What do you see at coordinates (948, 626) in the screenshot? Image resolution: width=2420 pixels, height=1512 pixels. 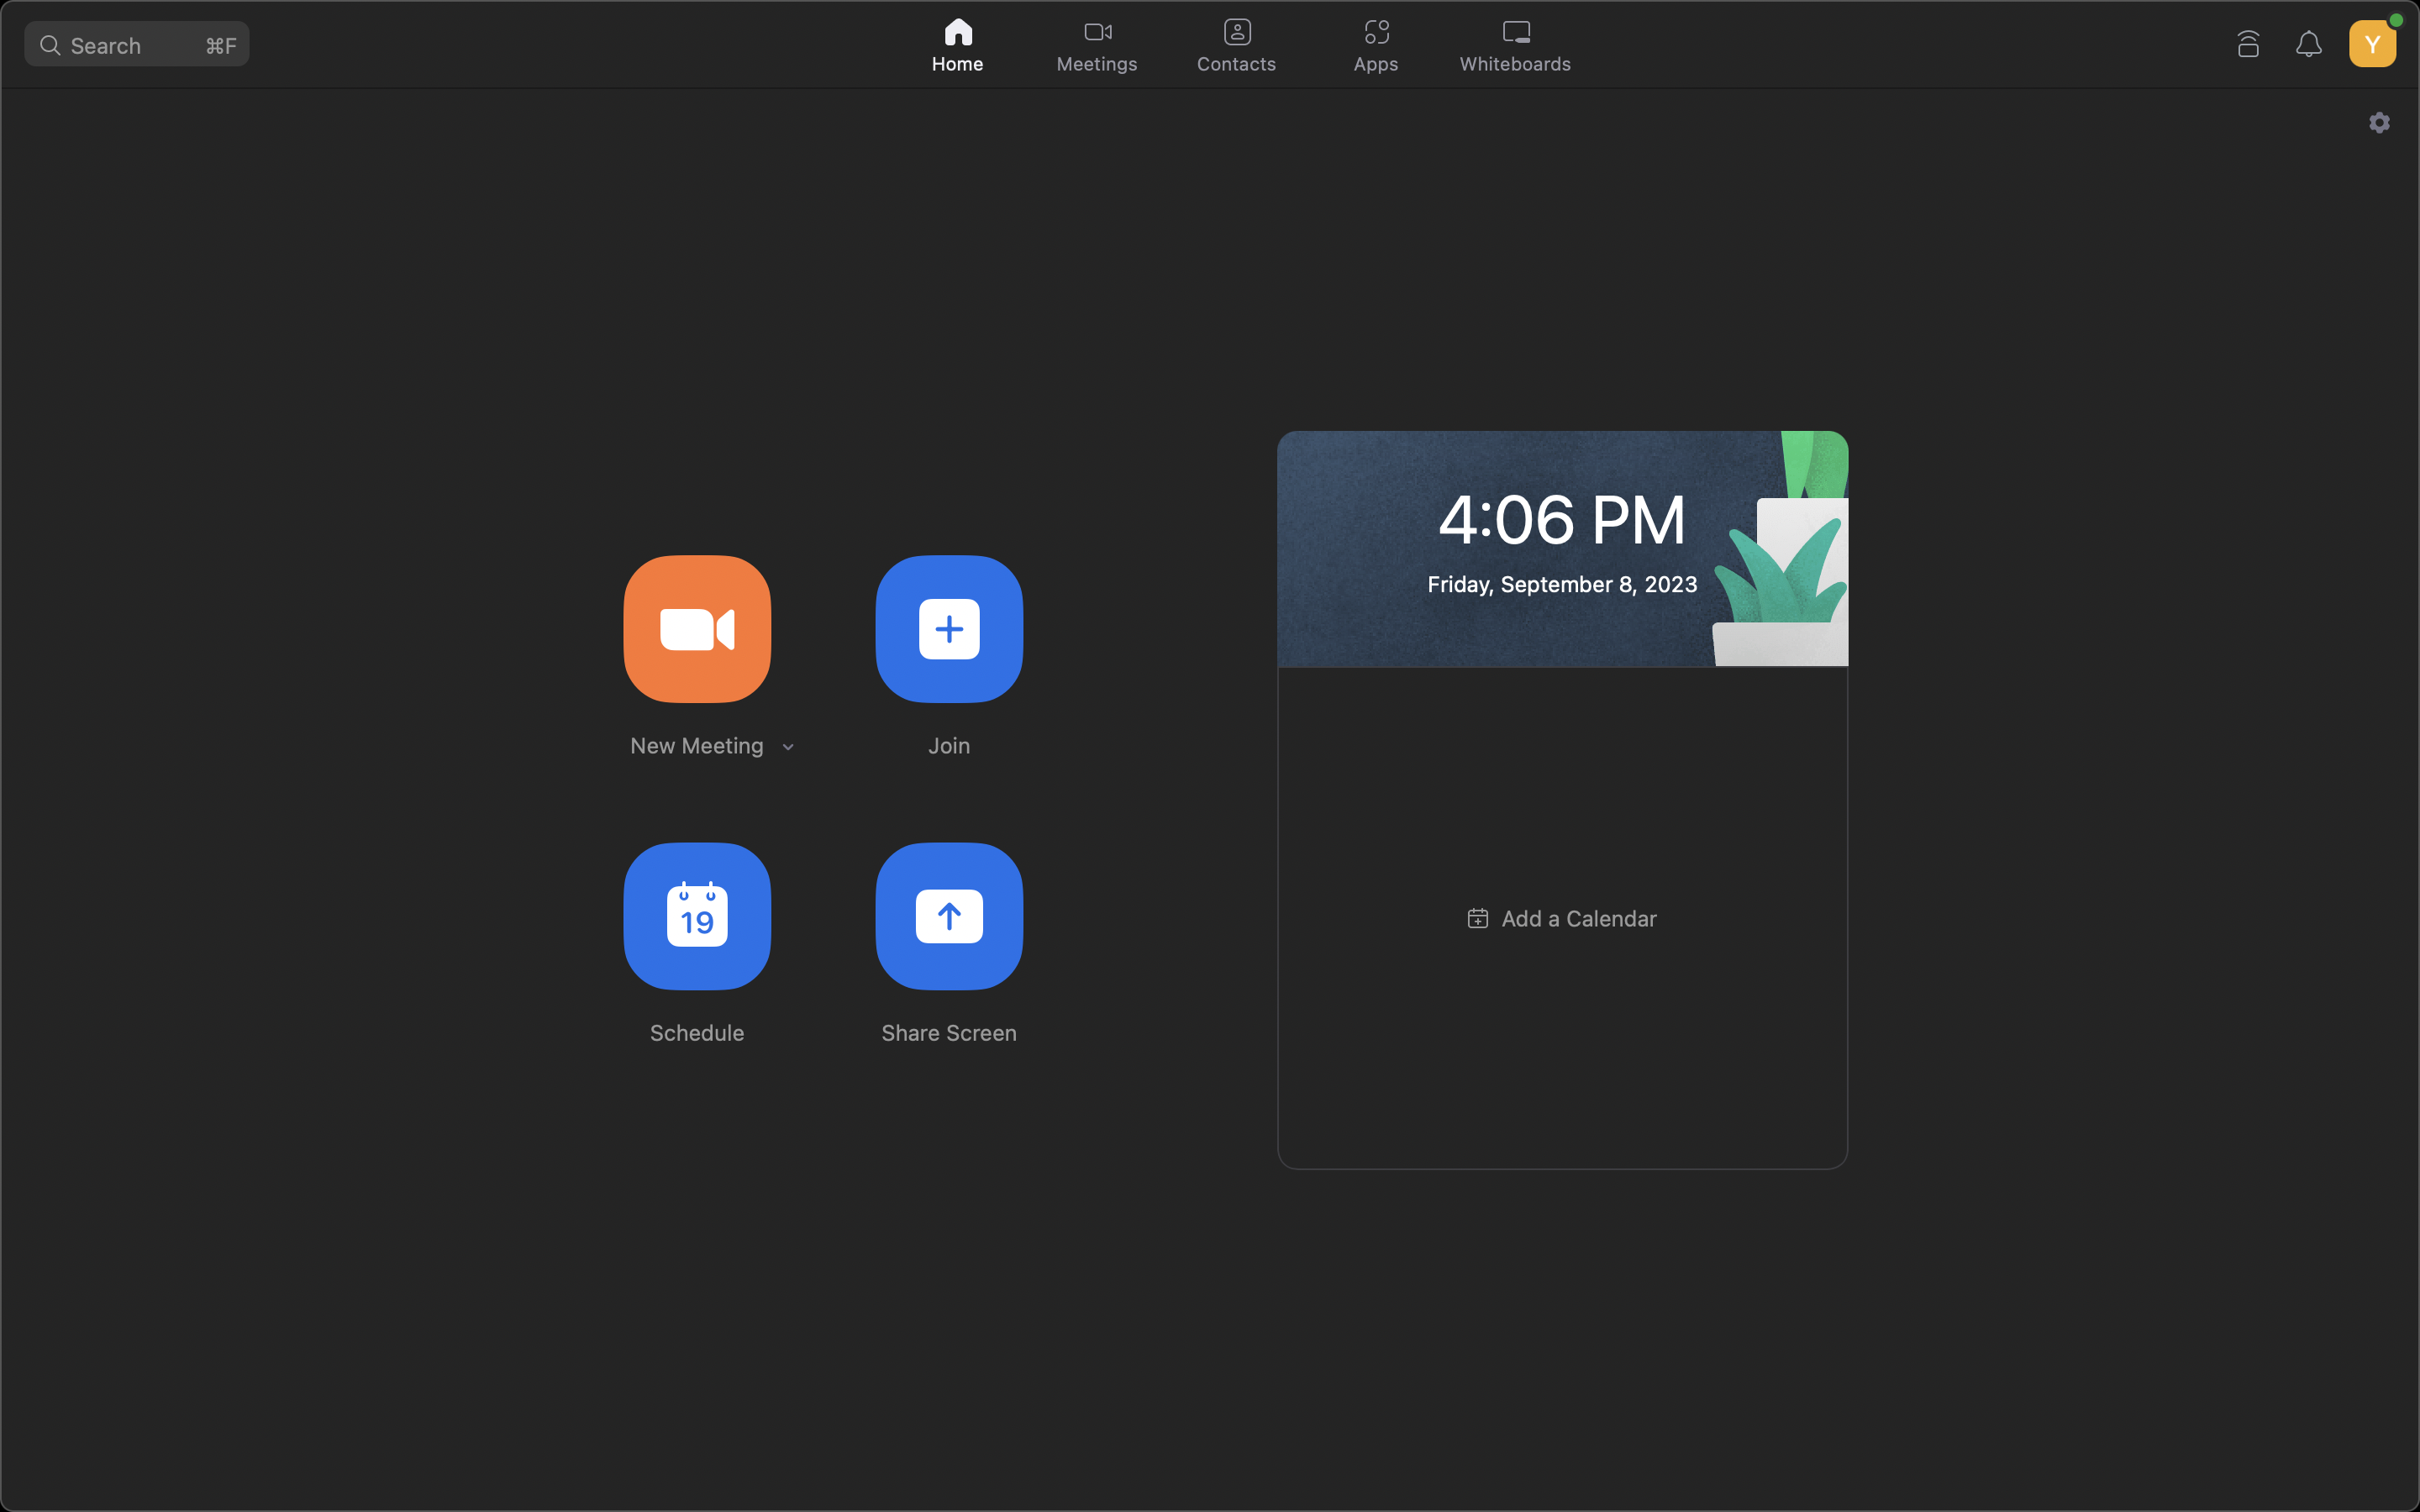 I see `Opt to take part in an ongoing meeting` at bounding box center [948, 626].